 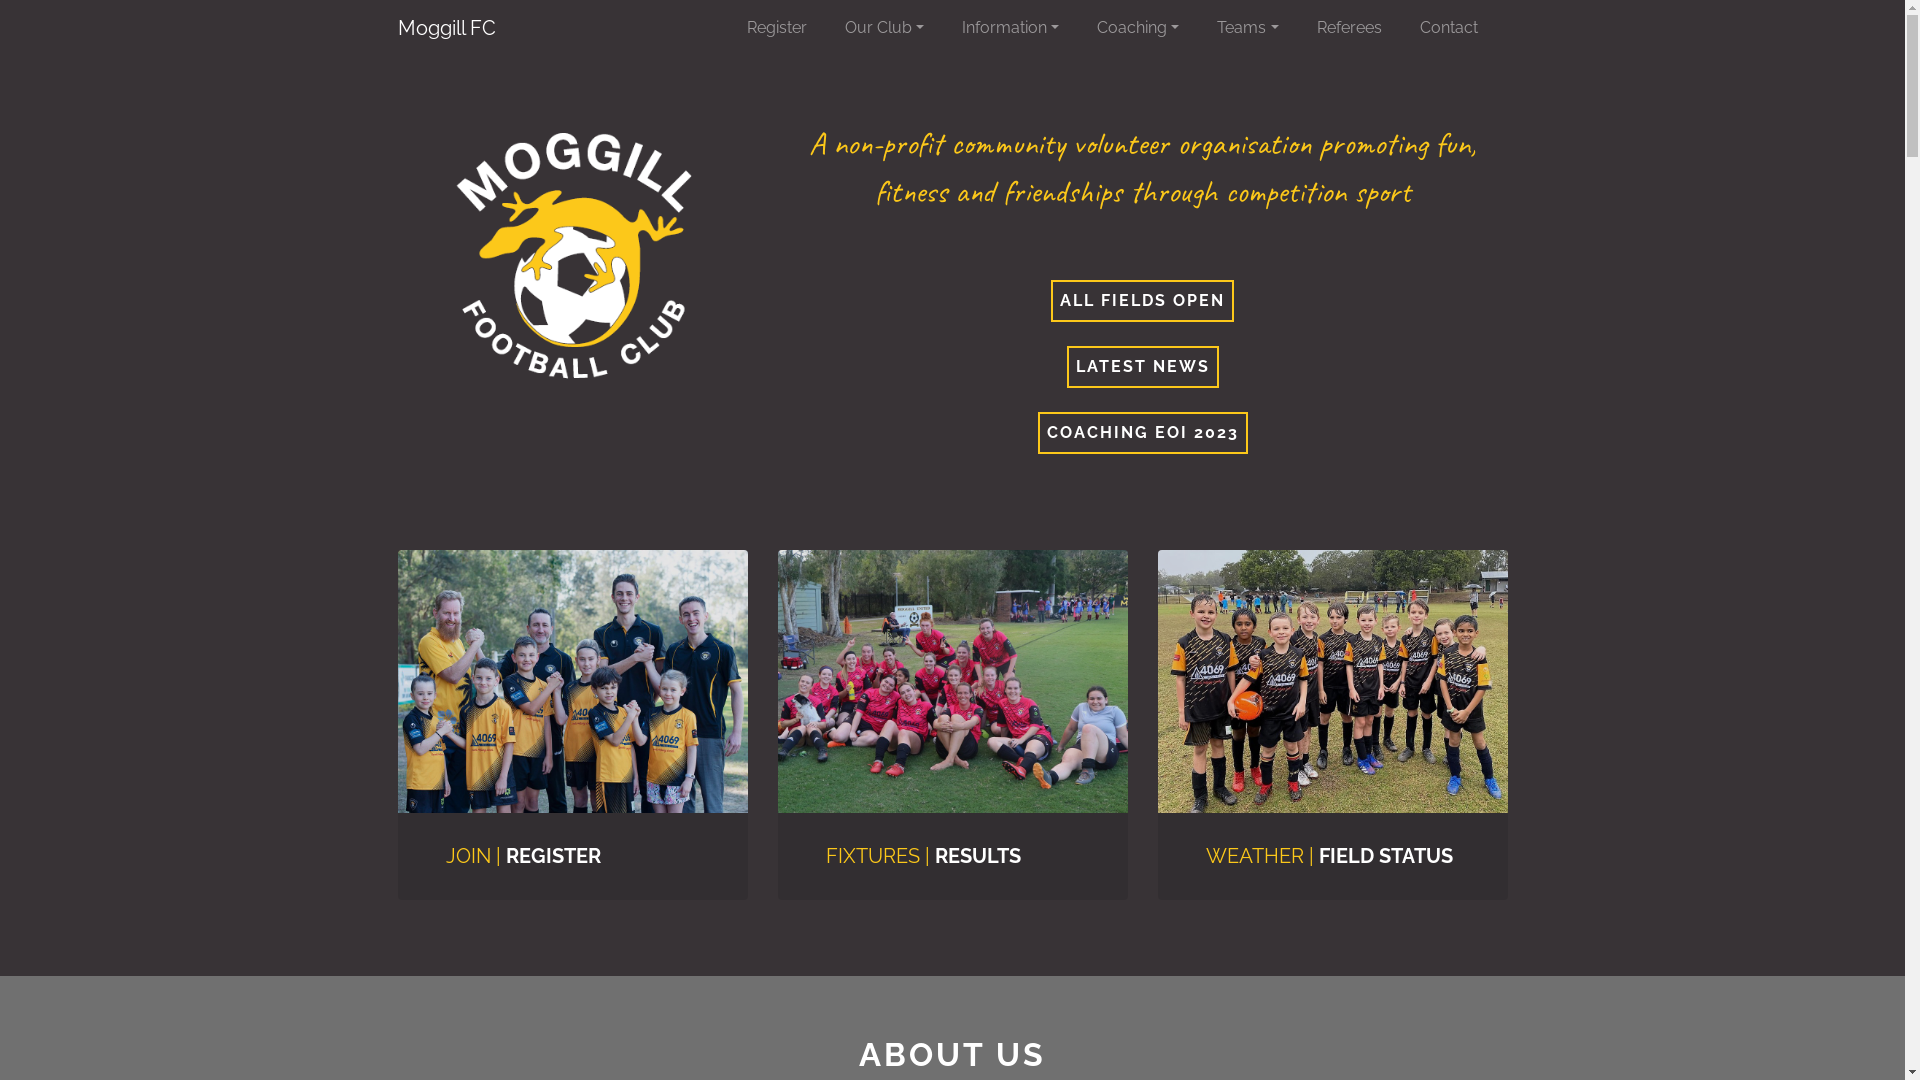 What do you see at coordinates (1142, 300) in the screenshot?
I see `'ALL FIELDS OPEN'` at bounding box center [1142, 300].